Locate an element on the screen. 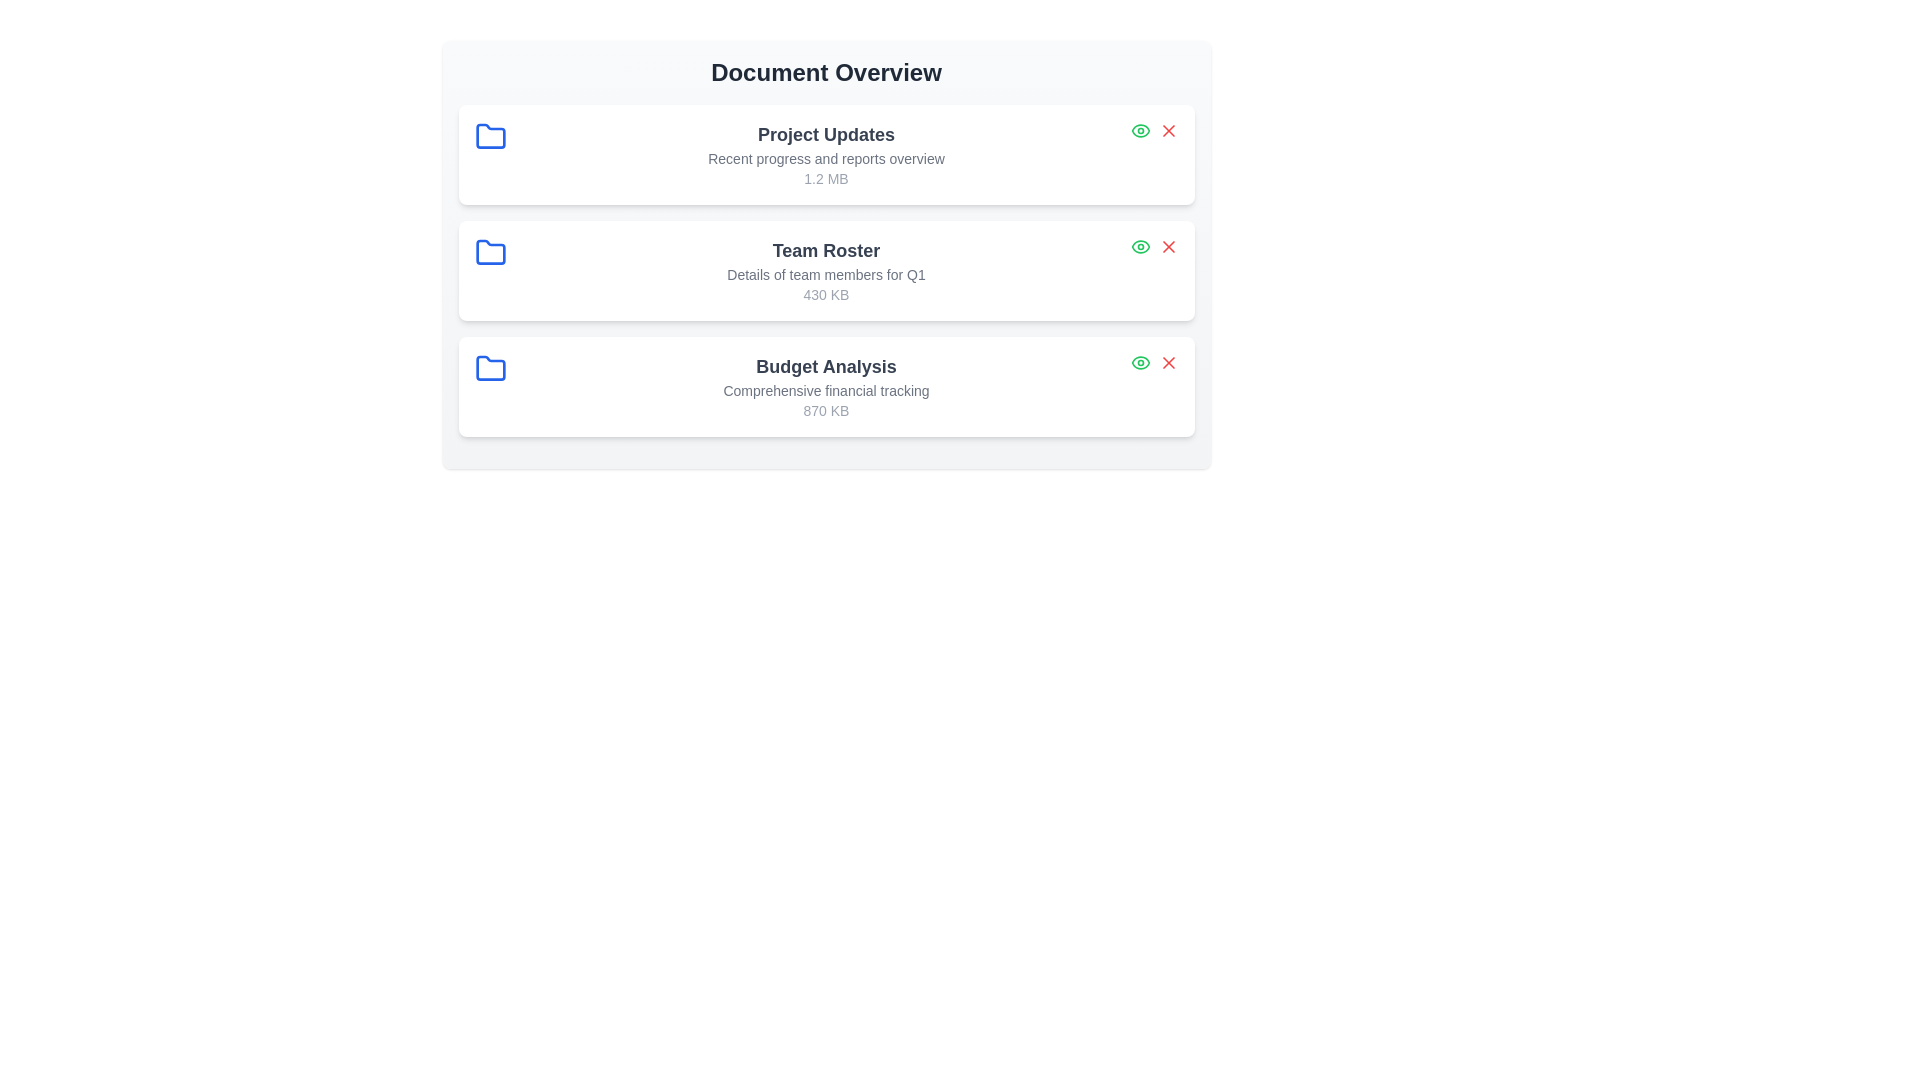  the folder icon corresponding to Project Updates to provide visual feedback is located at coordinates (490, 136).